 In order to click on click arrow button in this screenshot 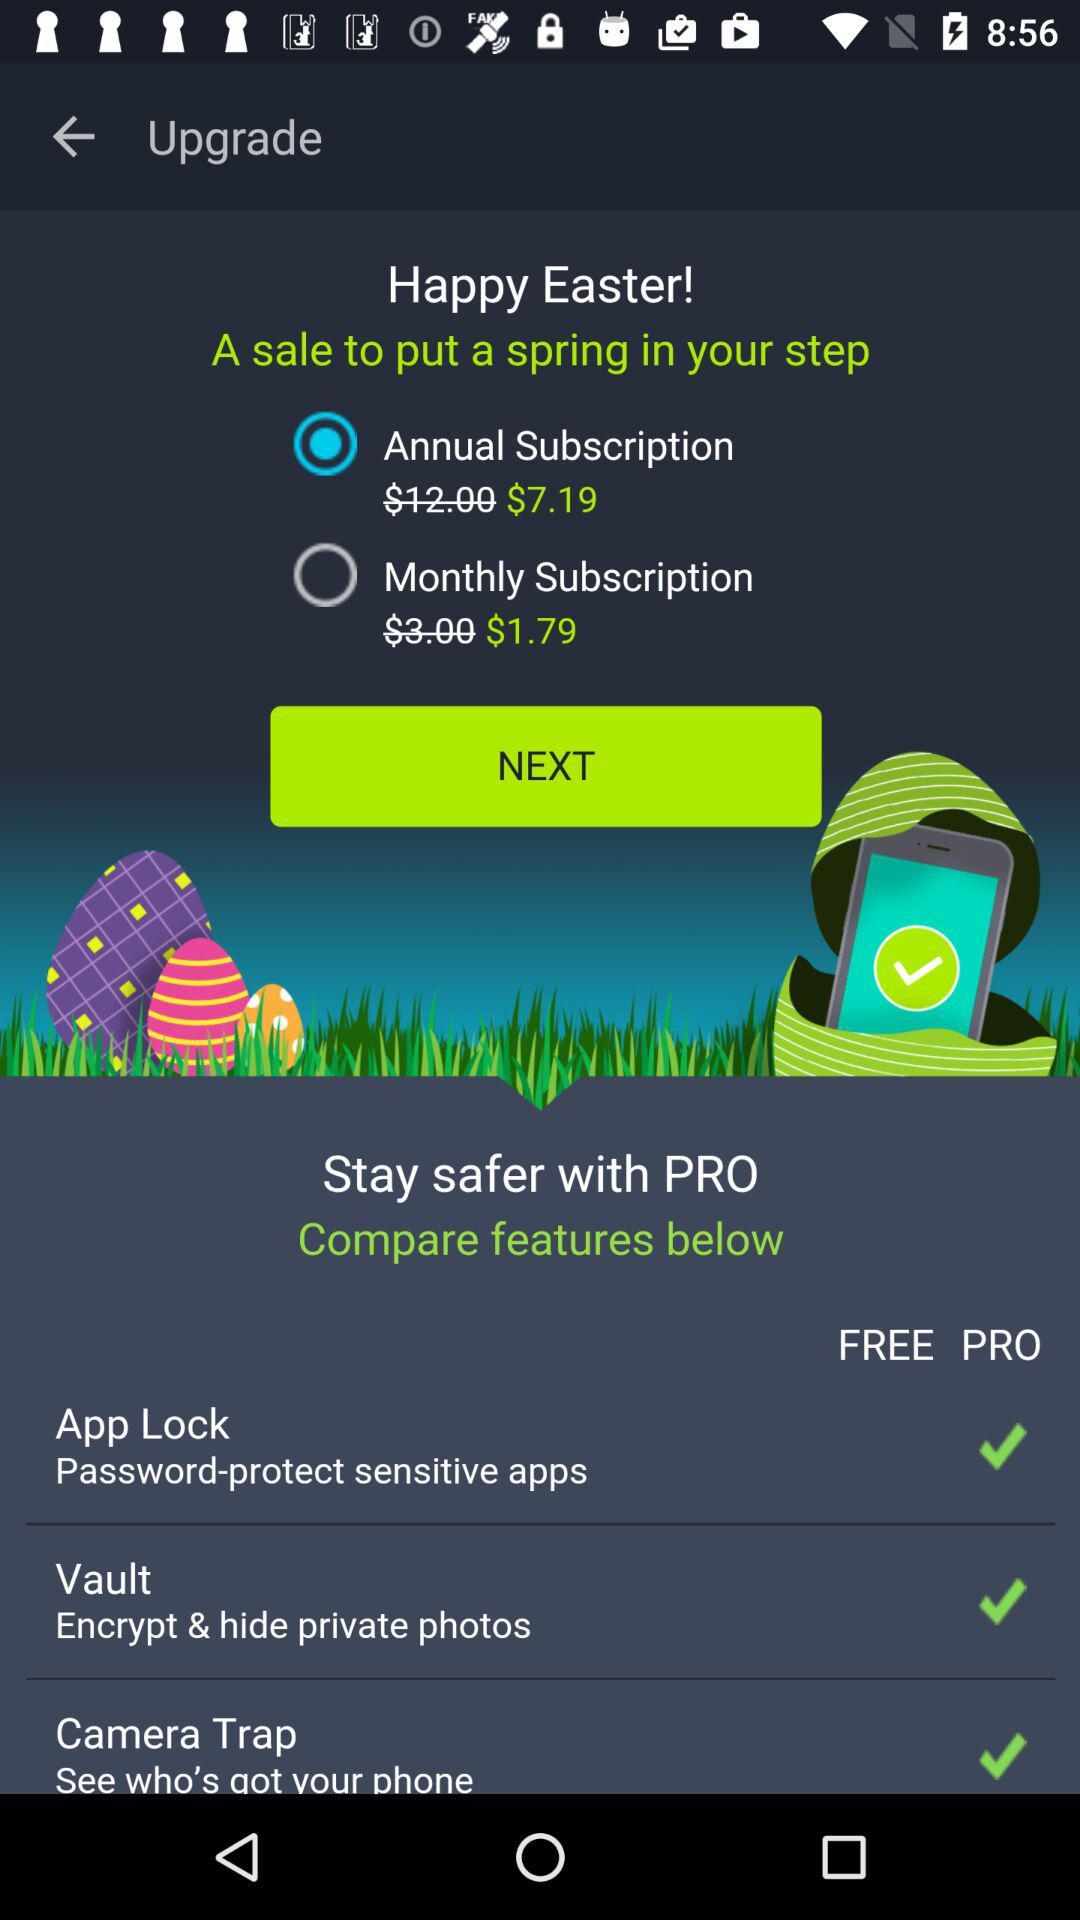, I will do `click(72, 135)`.